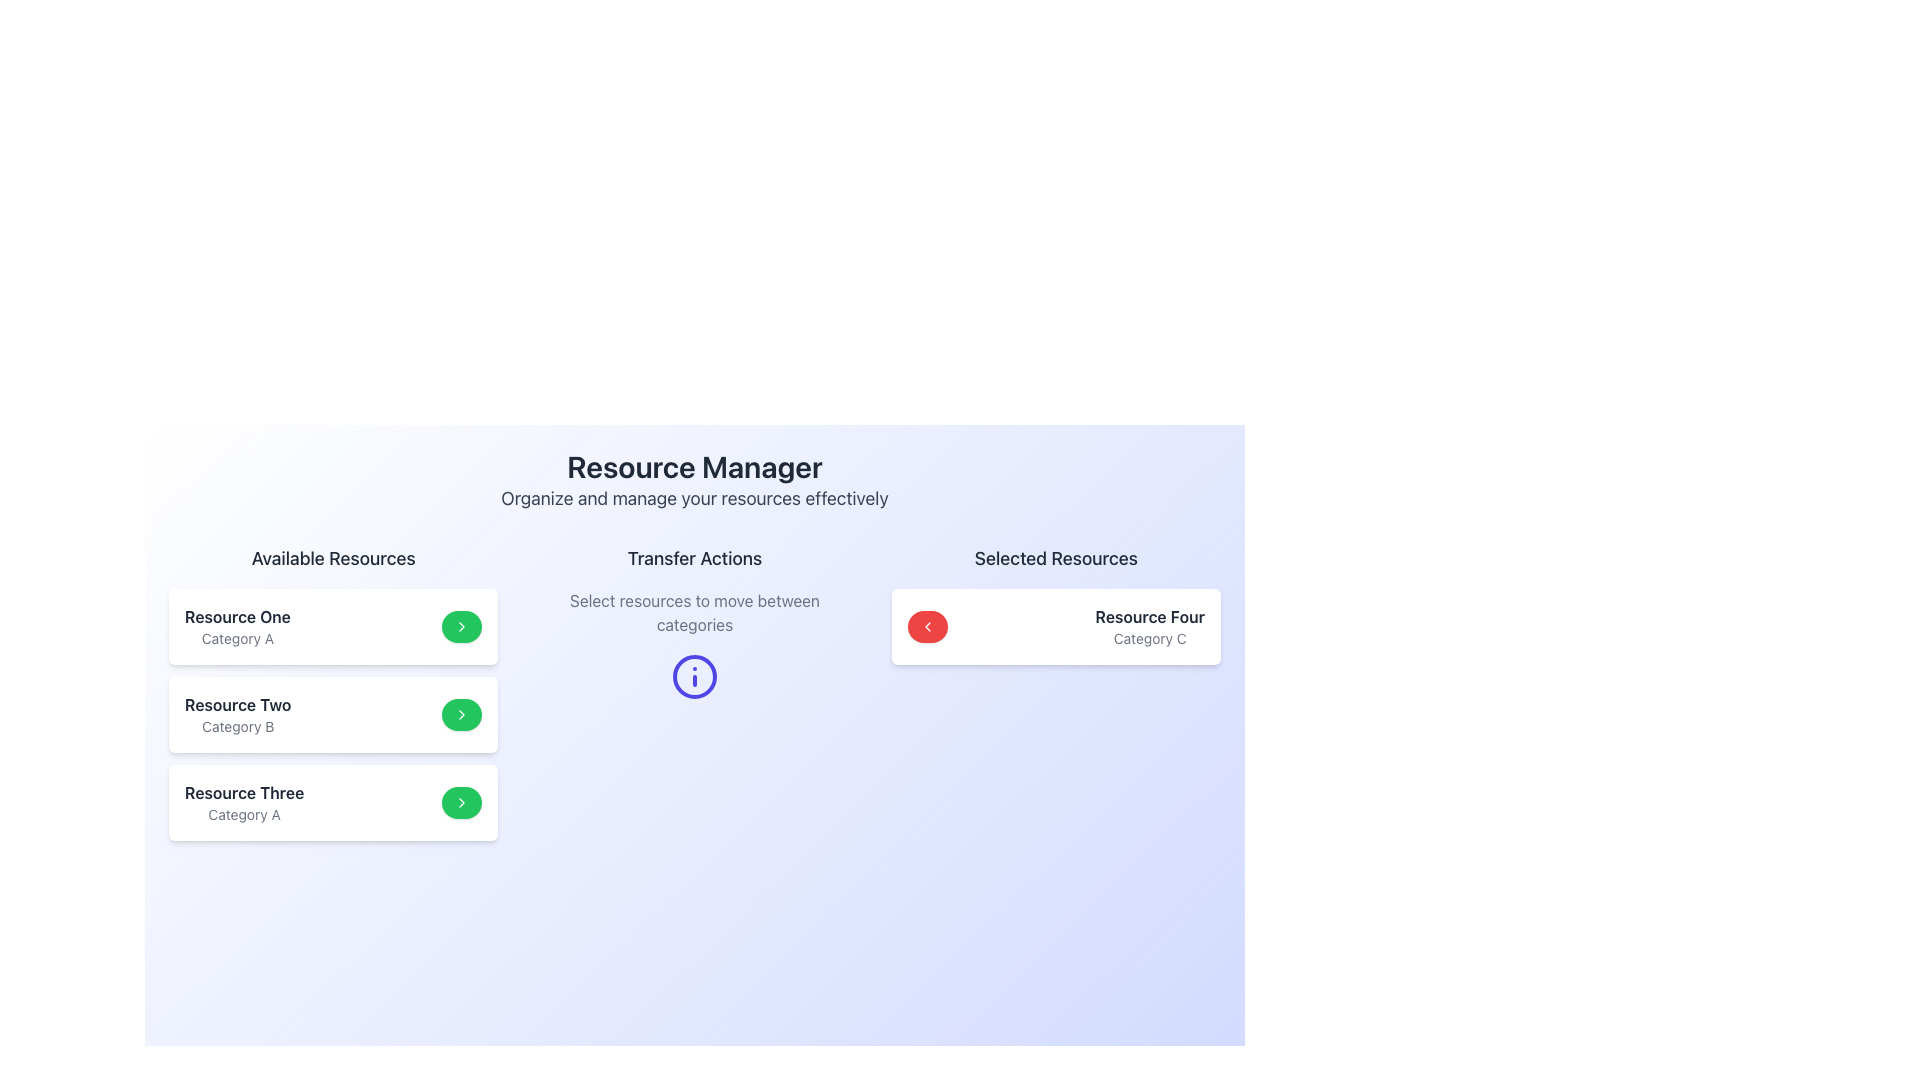  I want to click on the green circular button containing the right-pointing chevron icon, so click(461, 713).